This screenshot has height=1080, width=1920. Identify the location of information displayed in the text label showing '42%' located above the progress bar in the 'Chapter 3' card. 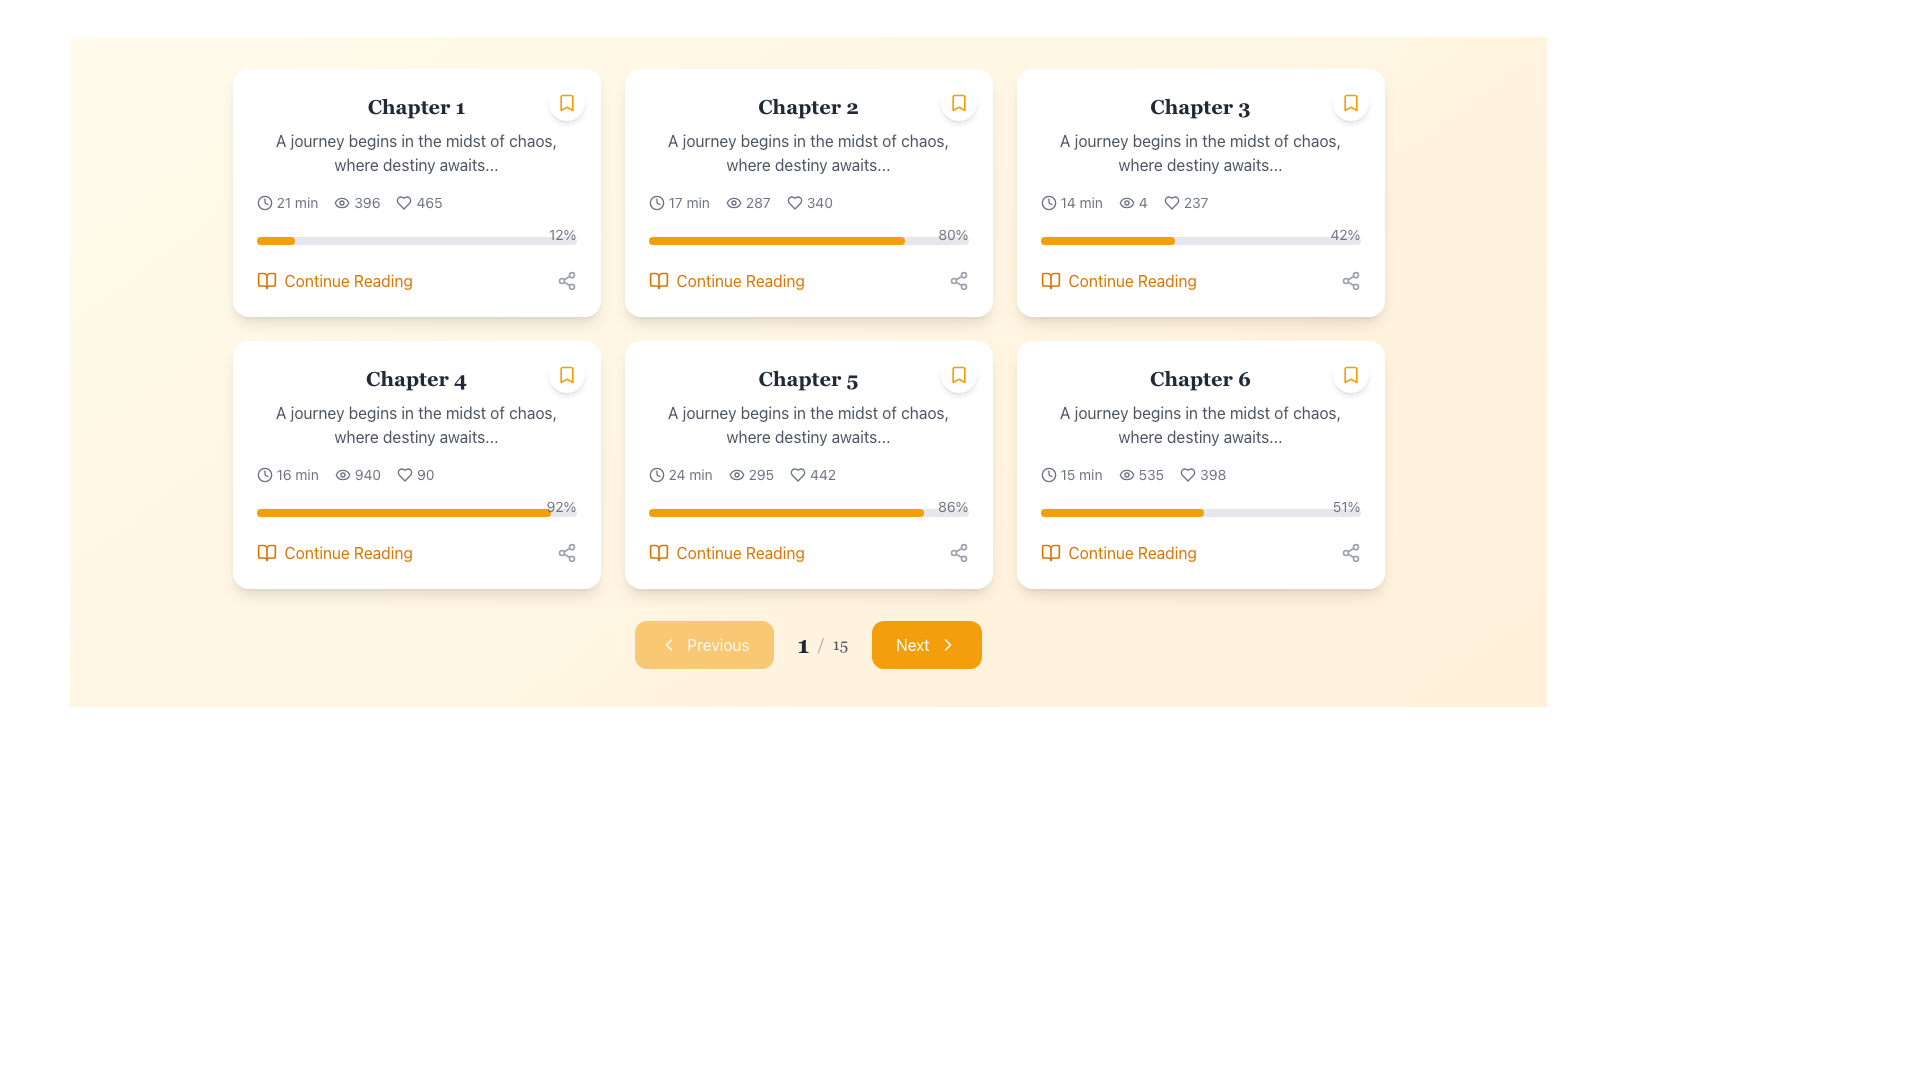
(1345, 234).